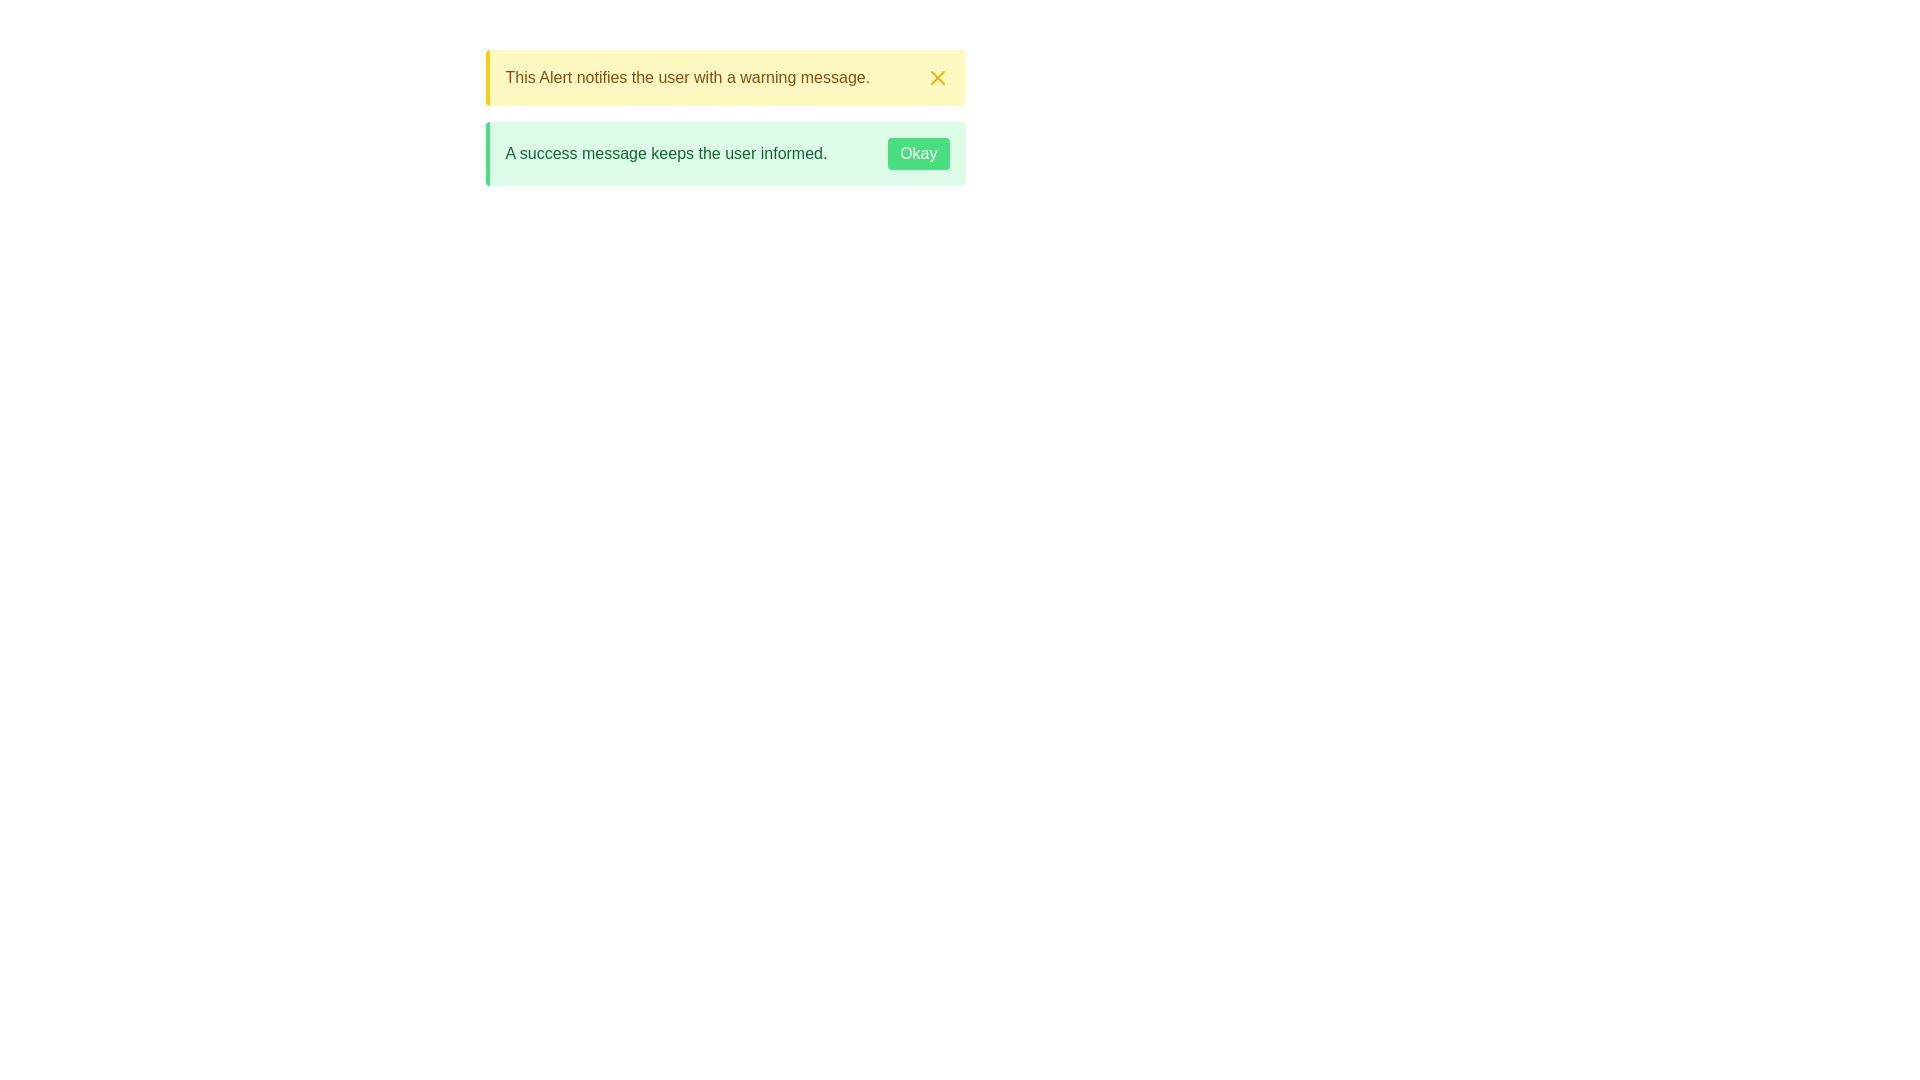 The width and height of the screenshot is (1920, 1080). Describe the element at coordinates (917, 153) in the screenshot. I see `the 'Okay' button with a green background in the notification box to acknowledge or dismiss the success message` at that location.